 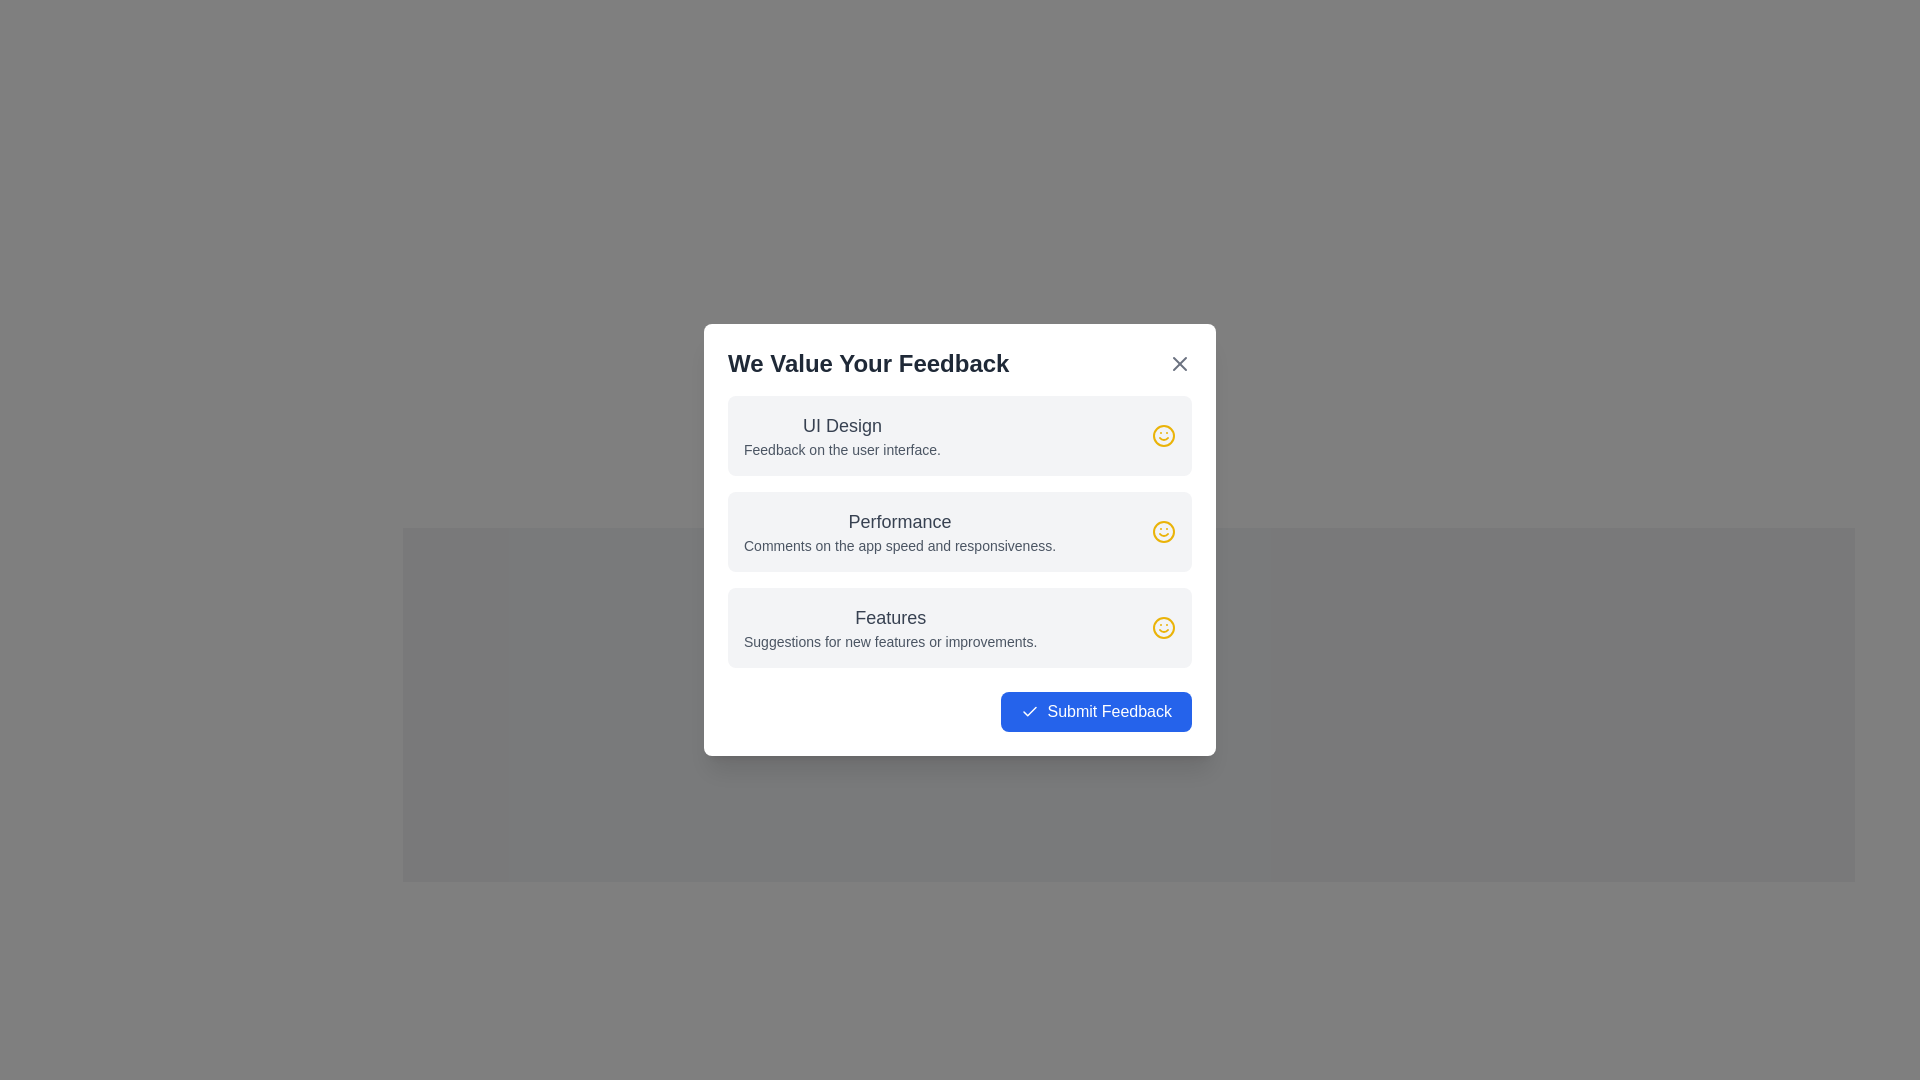 What do you see at coordinates (868, 363) in the screenshot?
I see `the Text (Heading) element that serves as the title for the user feedback modal, located at the upper-left region of the modal` at bounding box center [868, 363].